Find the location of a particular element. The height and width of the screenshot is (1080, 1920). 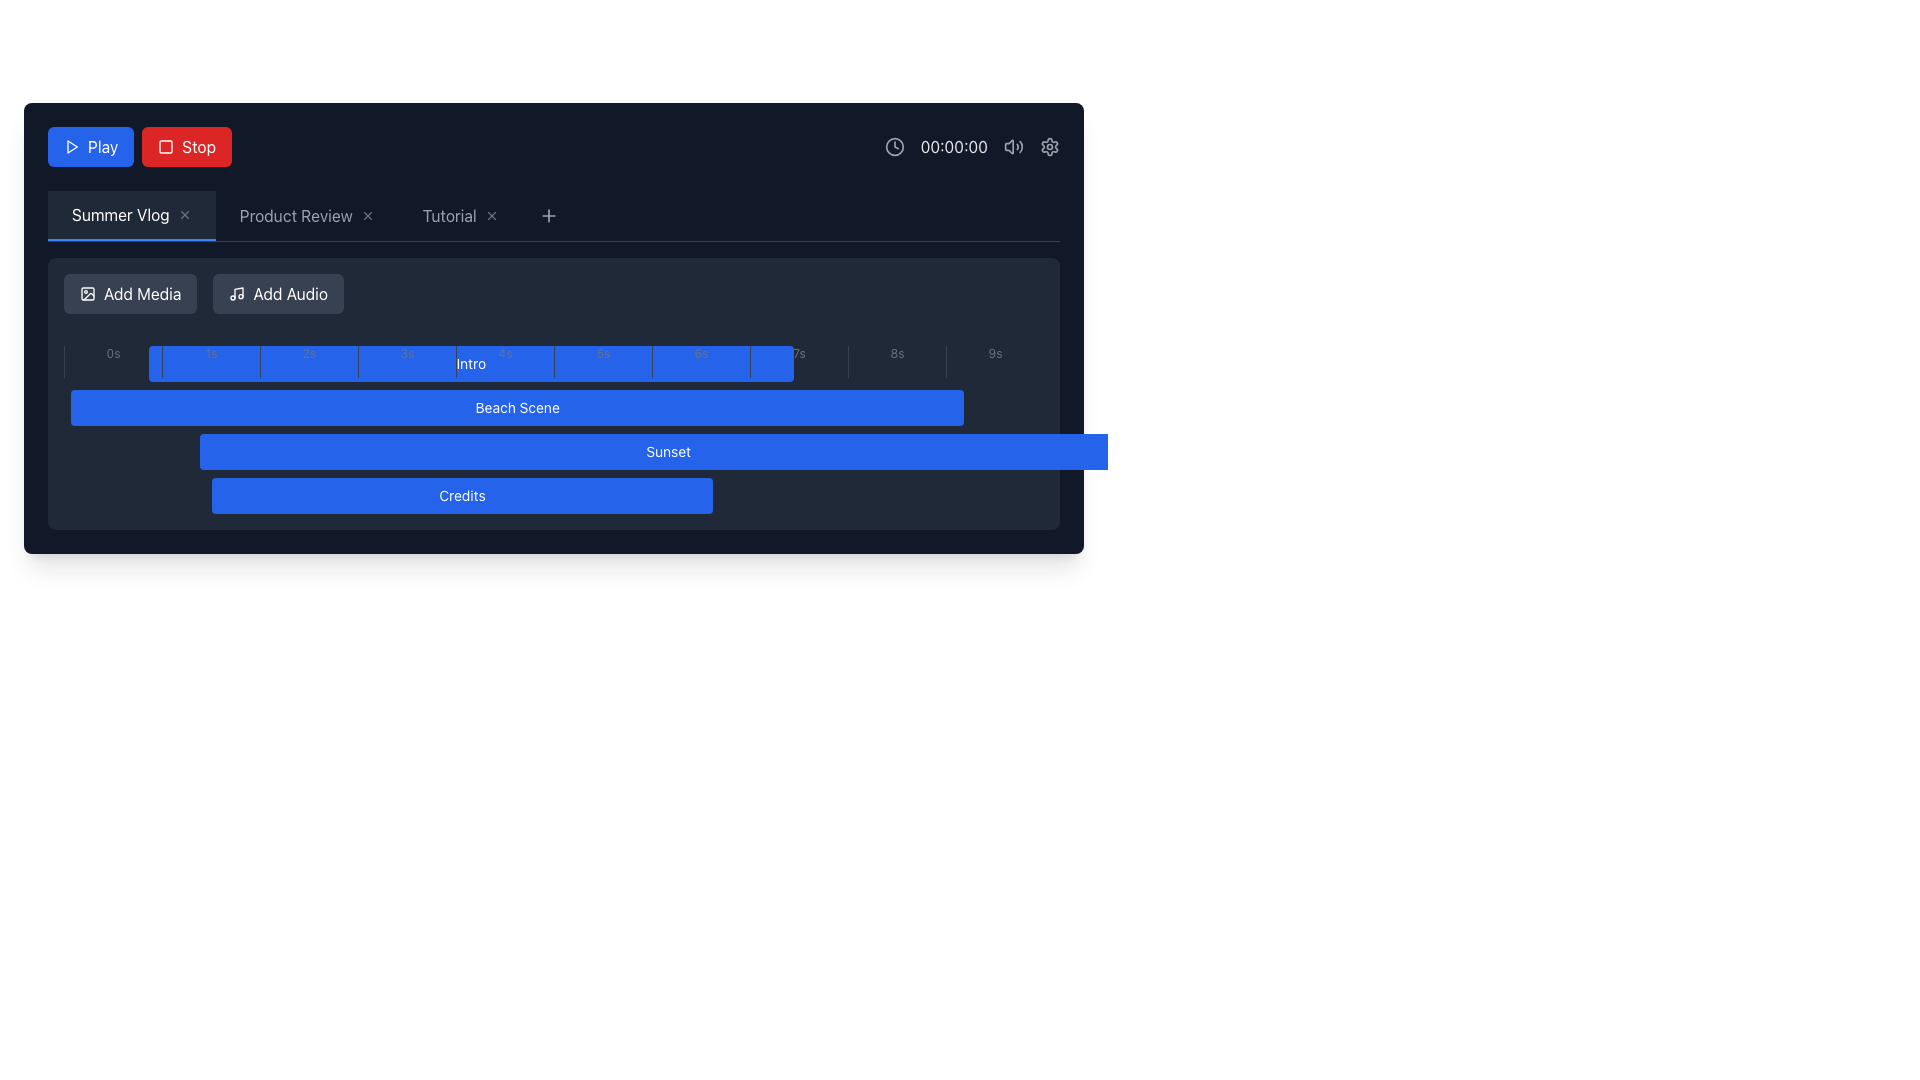

the 'Tutorial' tab text label, which is styled in white on a dark background is located at coordinates (448, 216).